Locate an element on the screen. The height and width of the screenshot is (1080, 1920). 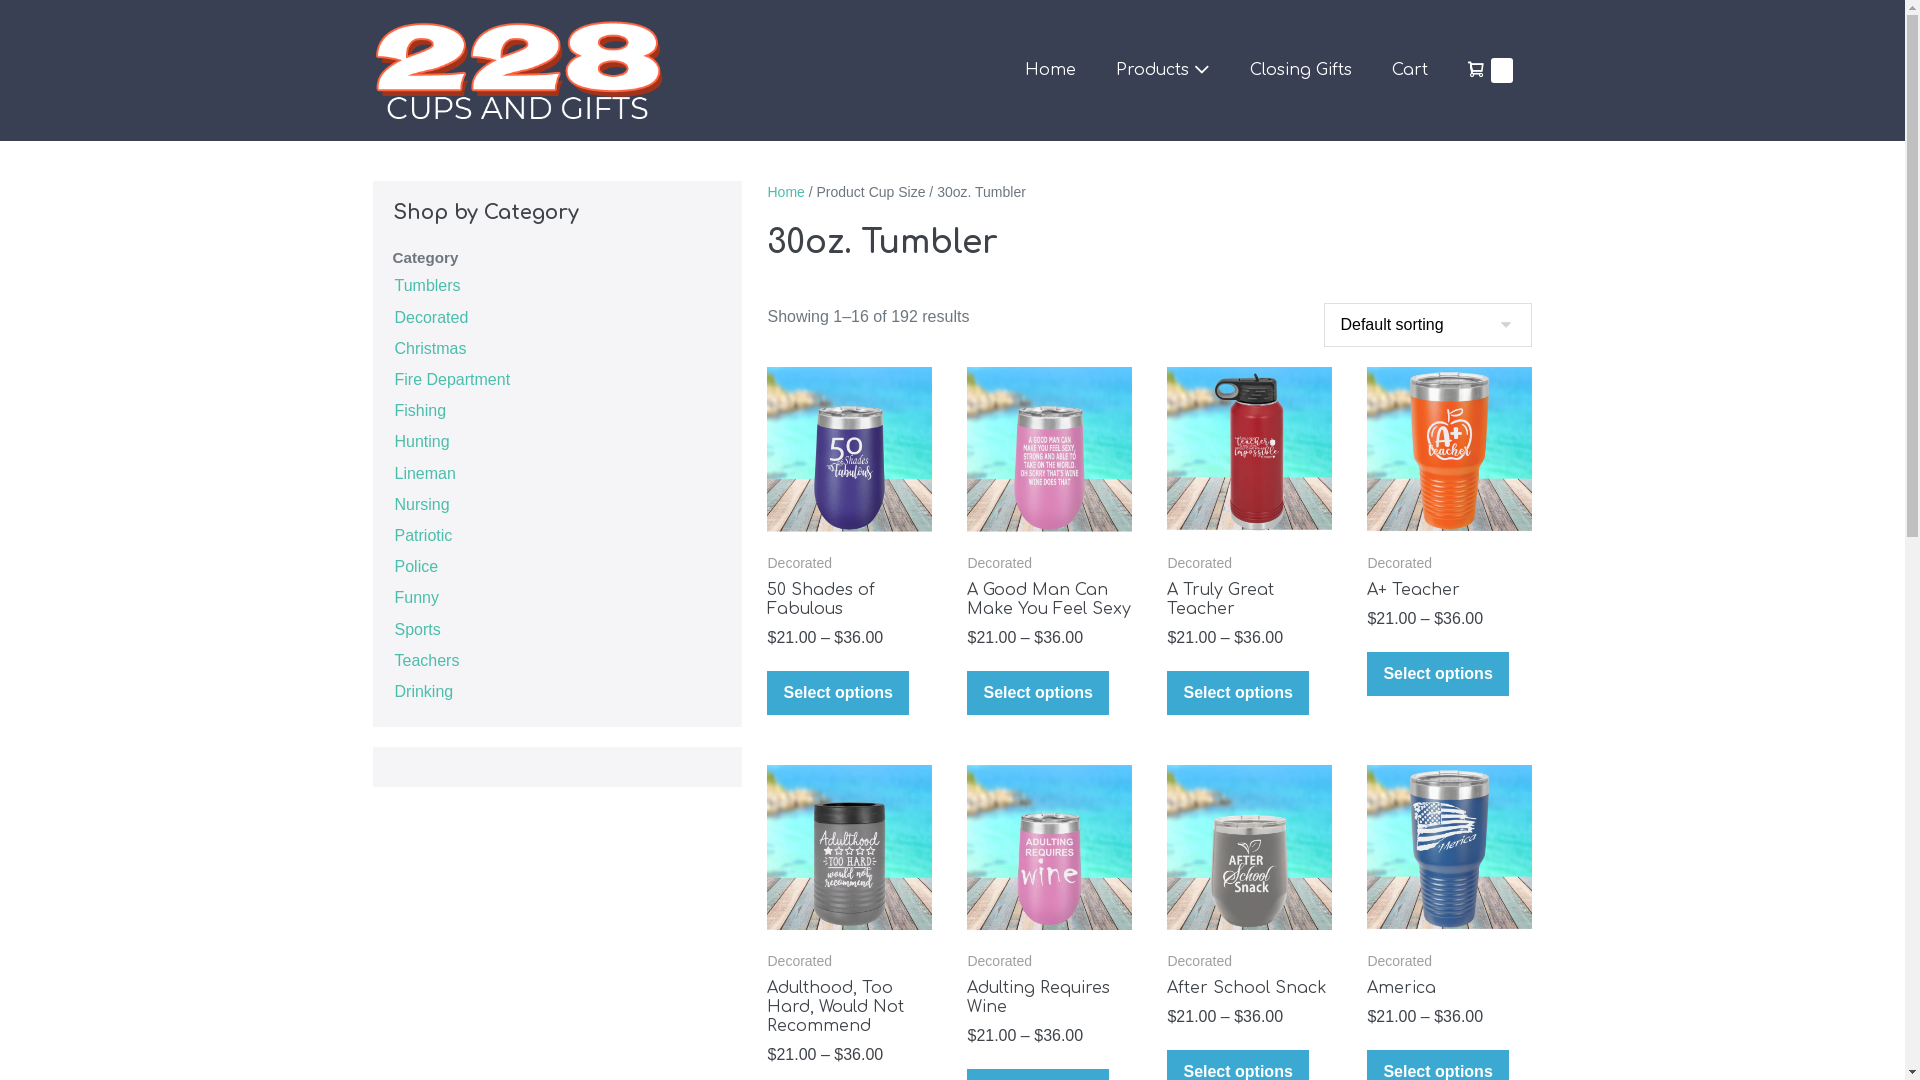
'Products' is located at coordinates (1162, 69).